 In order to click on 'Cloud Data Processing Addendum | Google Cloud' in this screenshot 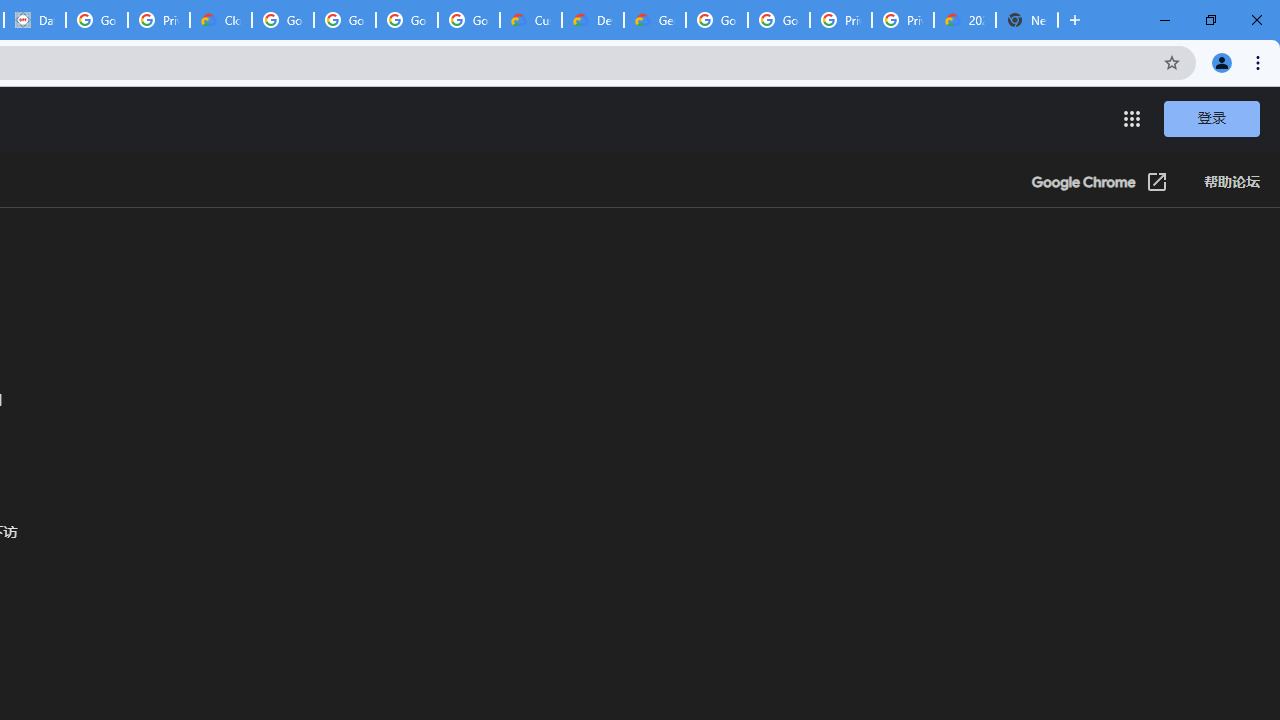, I will do `click(220, 20)`.